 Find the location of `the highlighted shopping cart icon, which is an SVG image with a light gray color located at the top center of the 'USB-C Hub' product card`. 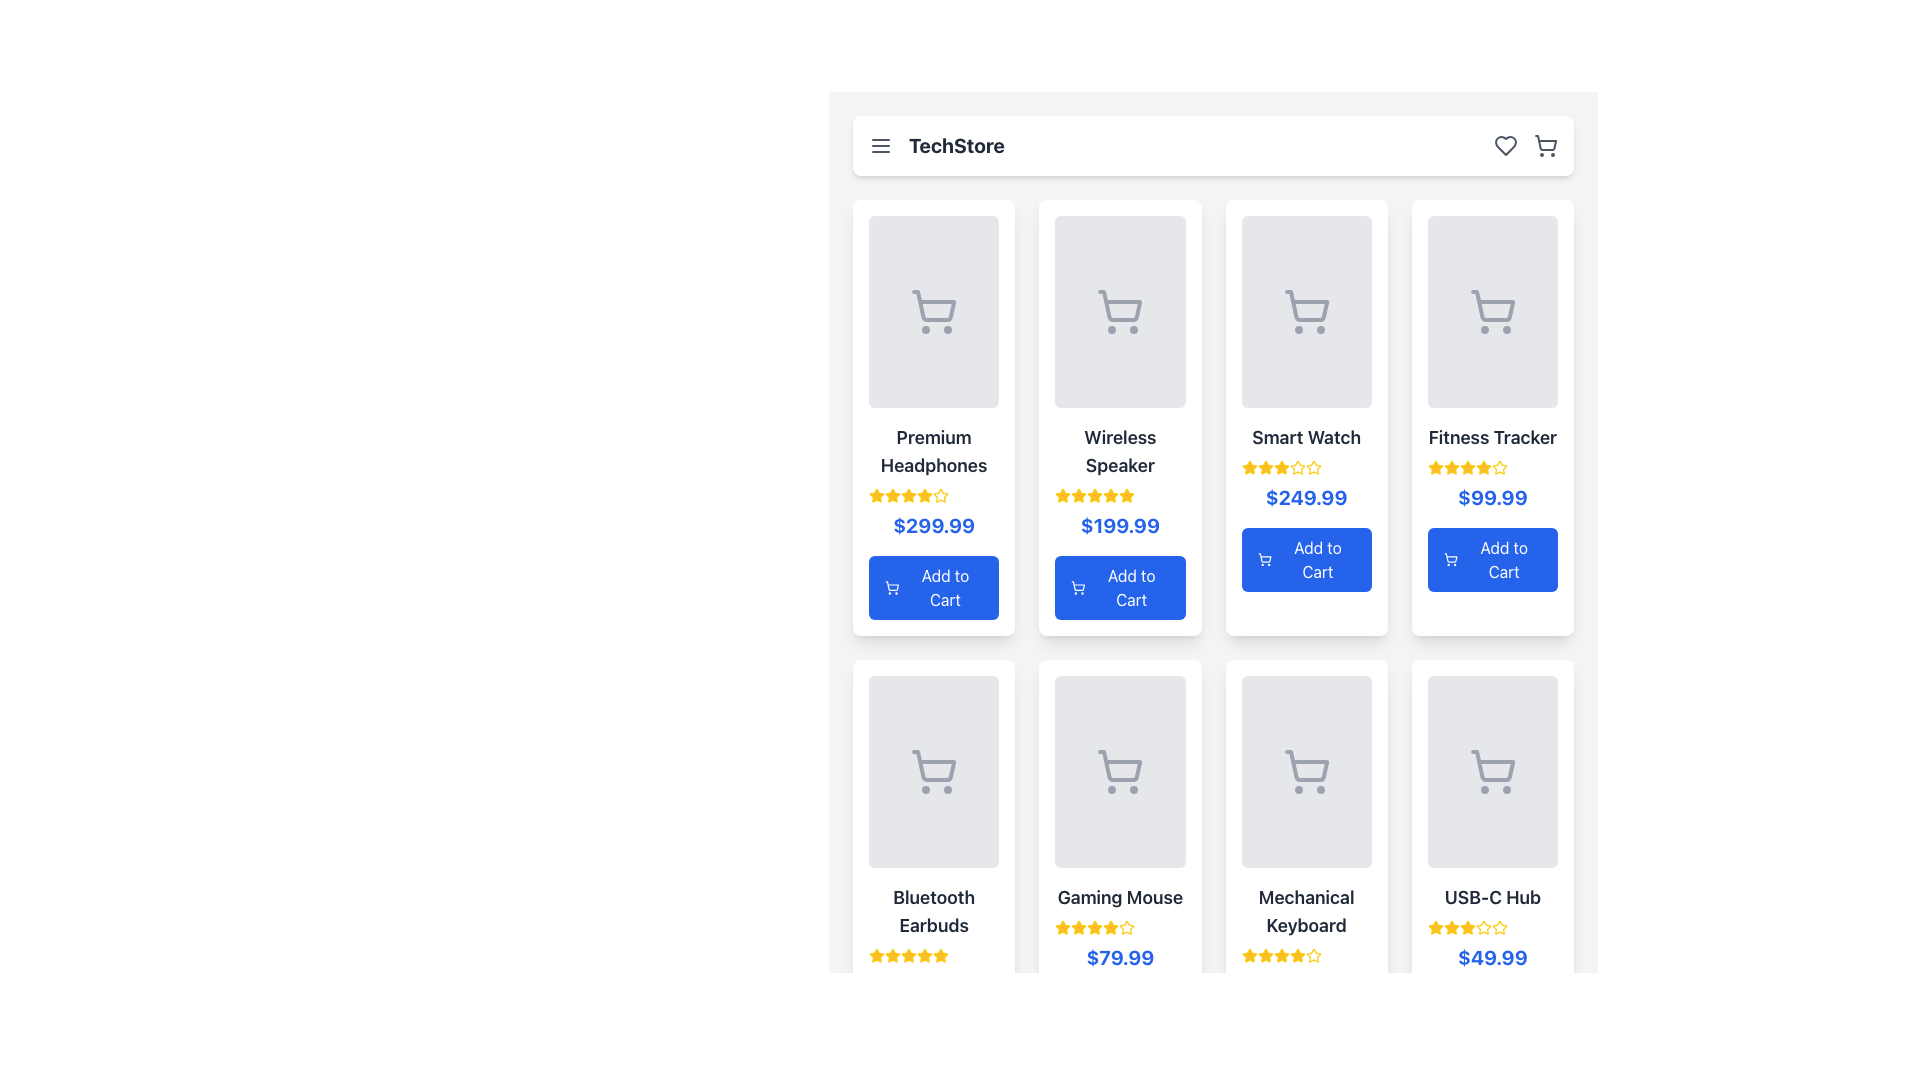

the highlighted shopping cart icon, which is an SVG image with a light gray color located at the top center of the 'USB-C Hub' product card is located at coordinates (1492, 770).